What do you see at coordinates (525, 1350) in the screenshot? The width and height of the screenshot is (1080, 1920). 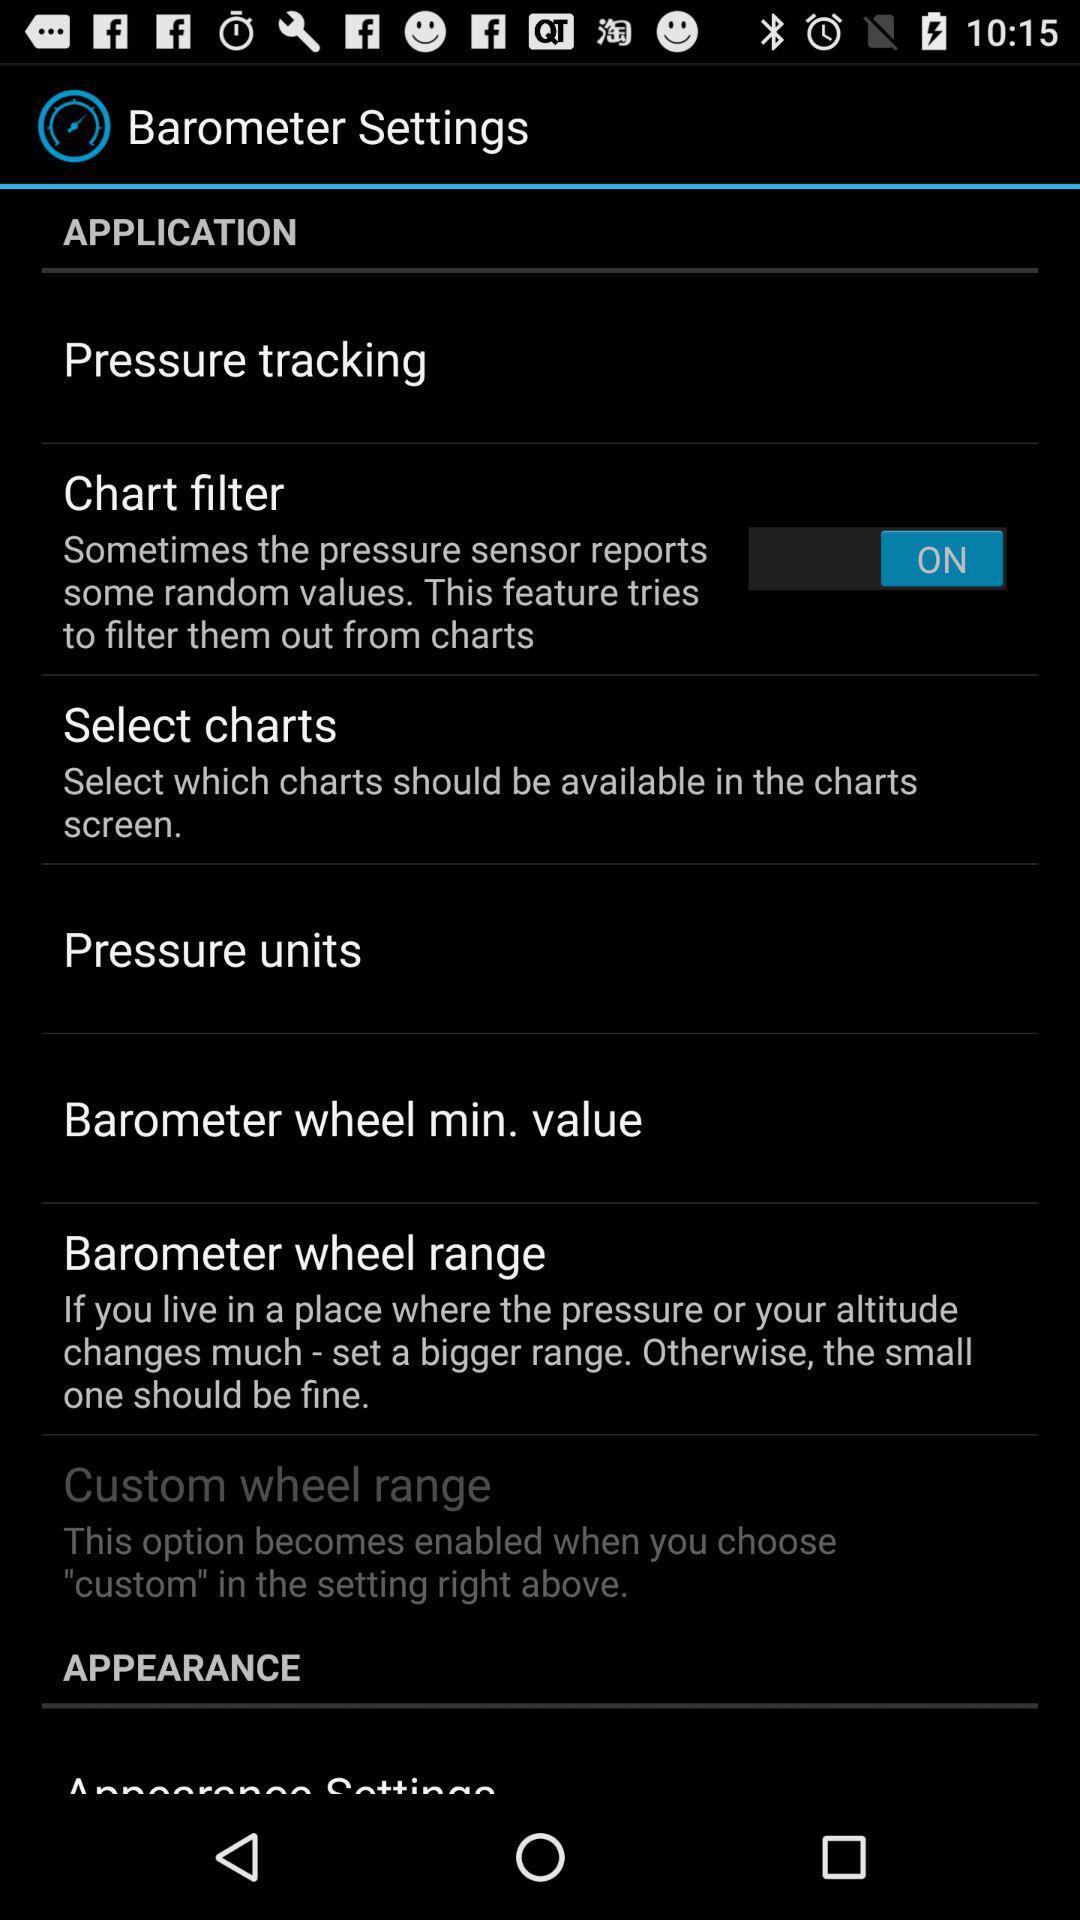 I see `app above the custom wheel range app` at bounding box center [525, 1350].